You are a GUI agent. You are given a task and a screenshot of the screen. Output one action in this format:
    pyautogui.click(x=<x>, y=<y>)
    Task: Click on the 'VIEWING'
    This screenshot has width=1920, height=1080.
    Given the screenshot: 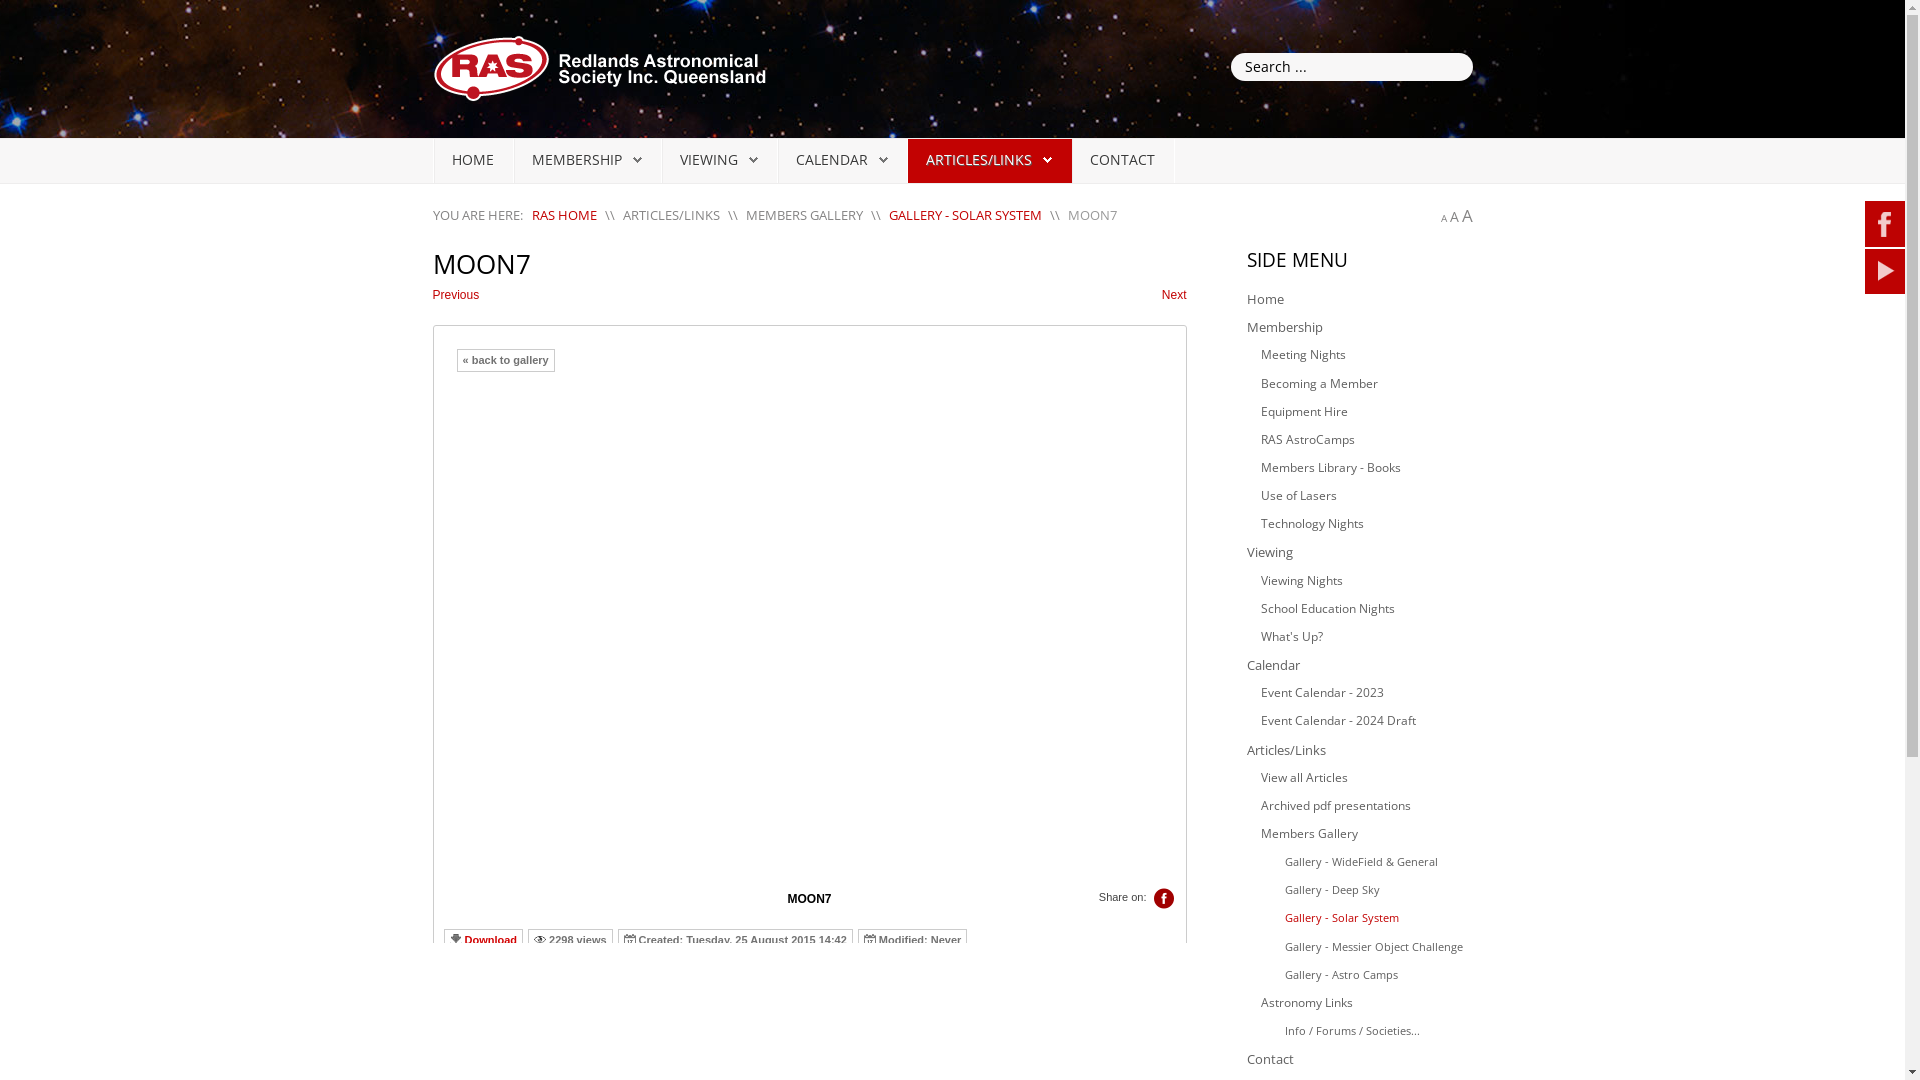 What is the action you would take?
    pyautogui.click(x=709, y=158)
    